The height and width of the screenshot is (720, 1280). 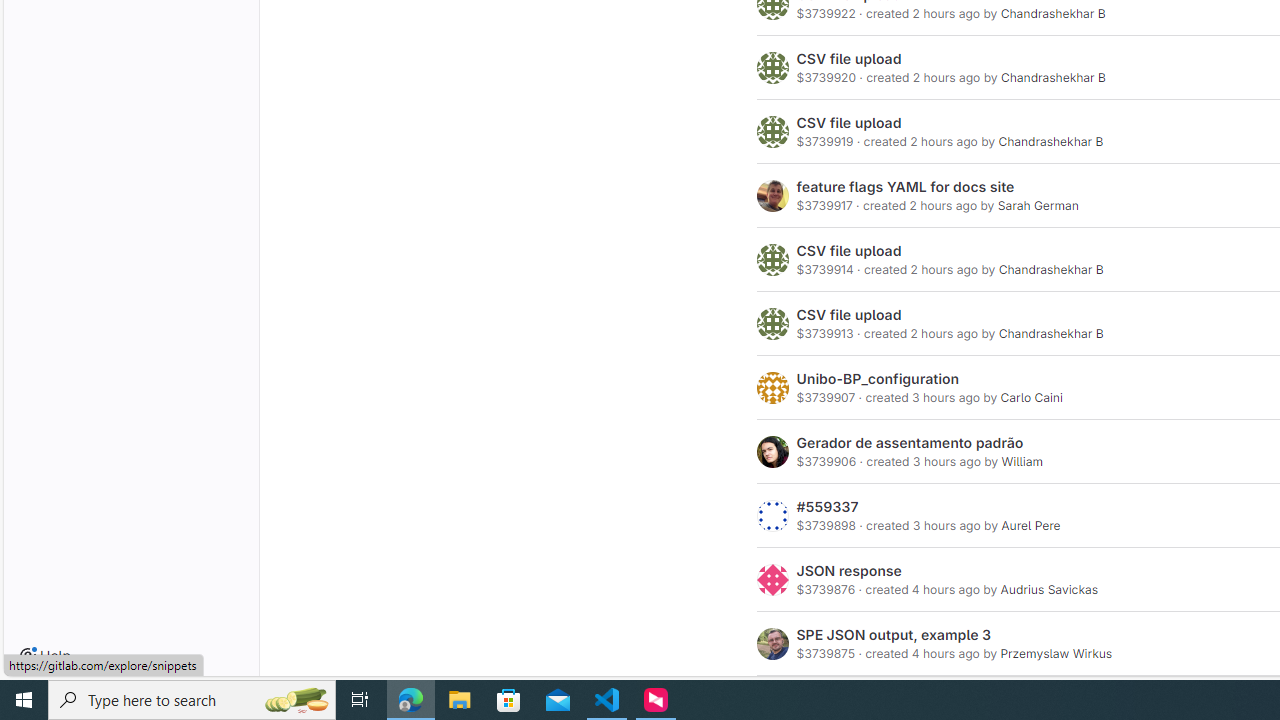 What do you see at coordinates (849, 571) in the screenshot?
I see `'JSON response'` at bounding box center [849, 571].